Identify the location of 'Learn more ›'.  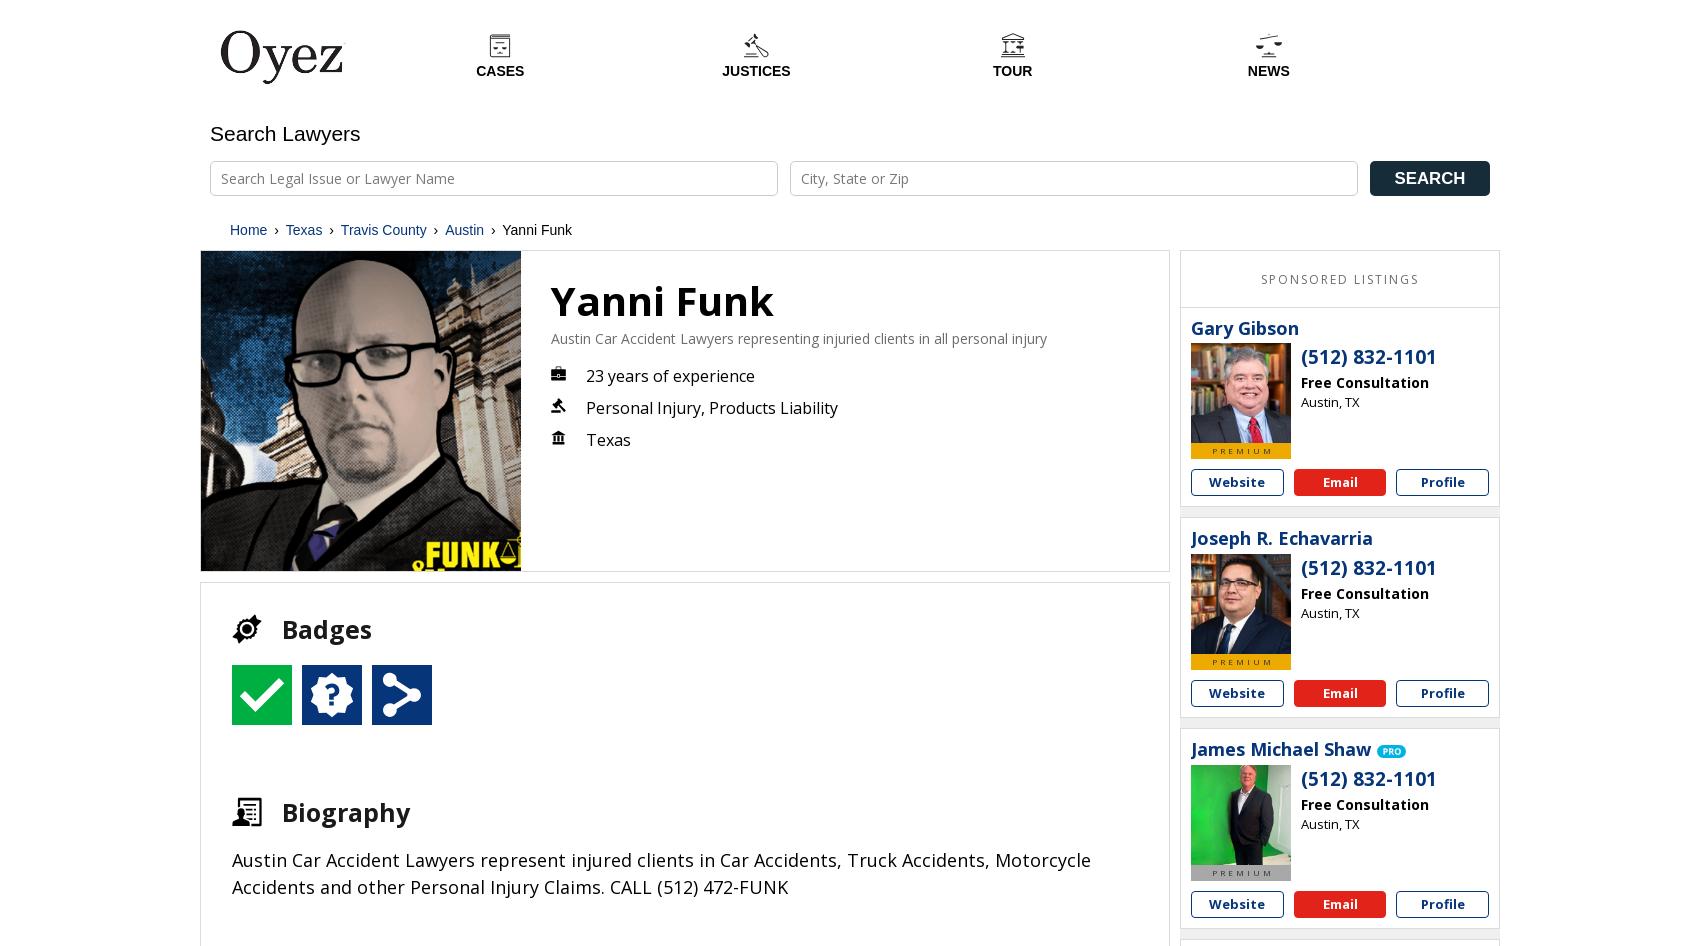
(1196, 823).